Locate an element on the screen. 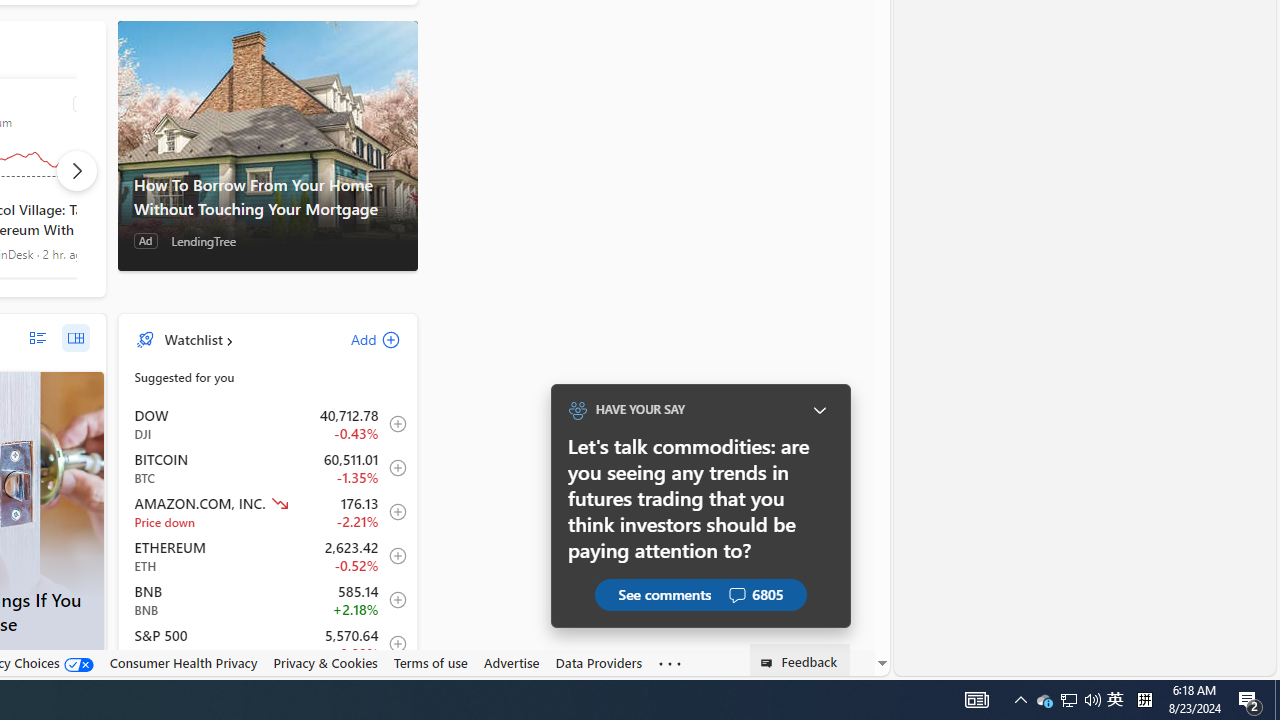  'Consumer Health Privacy' is located at coordinates (183, 663).